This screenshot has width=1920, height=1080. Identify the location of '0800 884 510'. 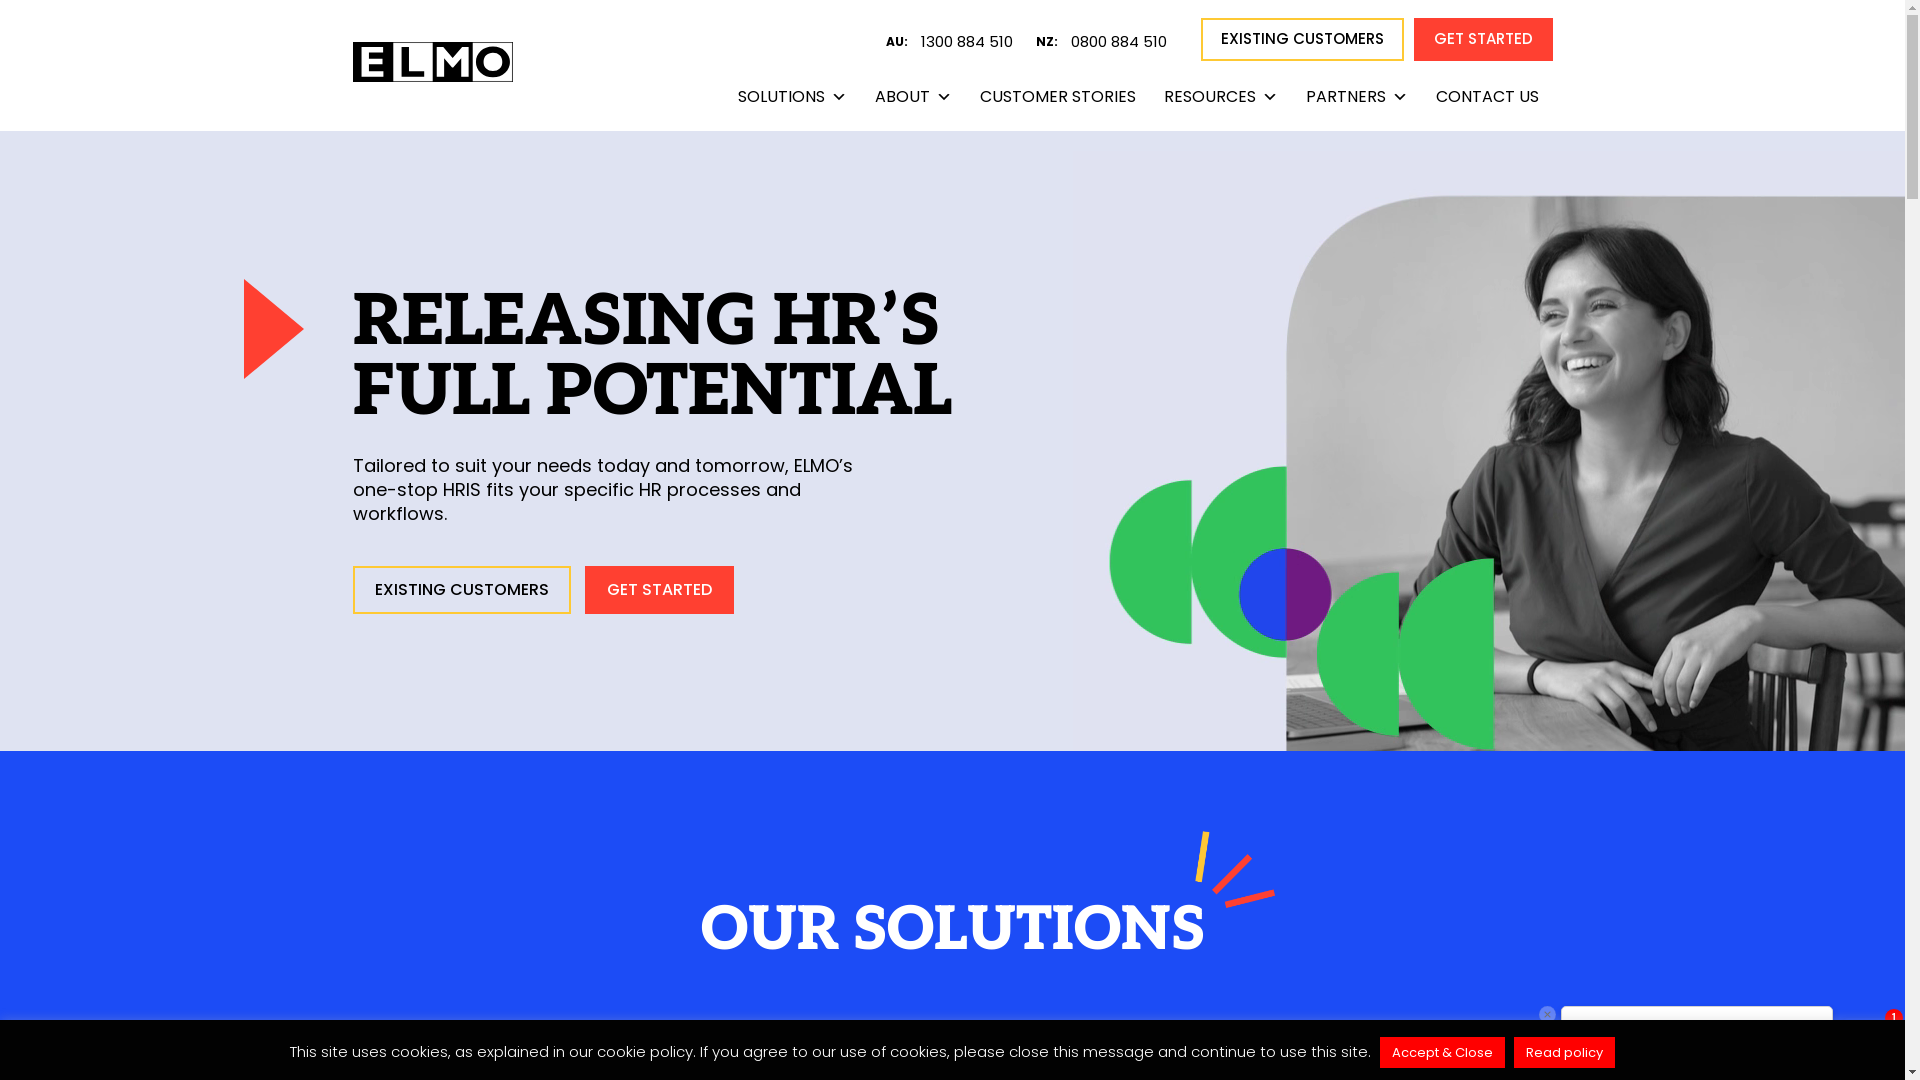
(1128, 42).